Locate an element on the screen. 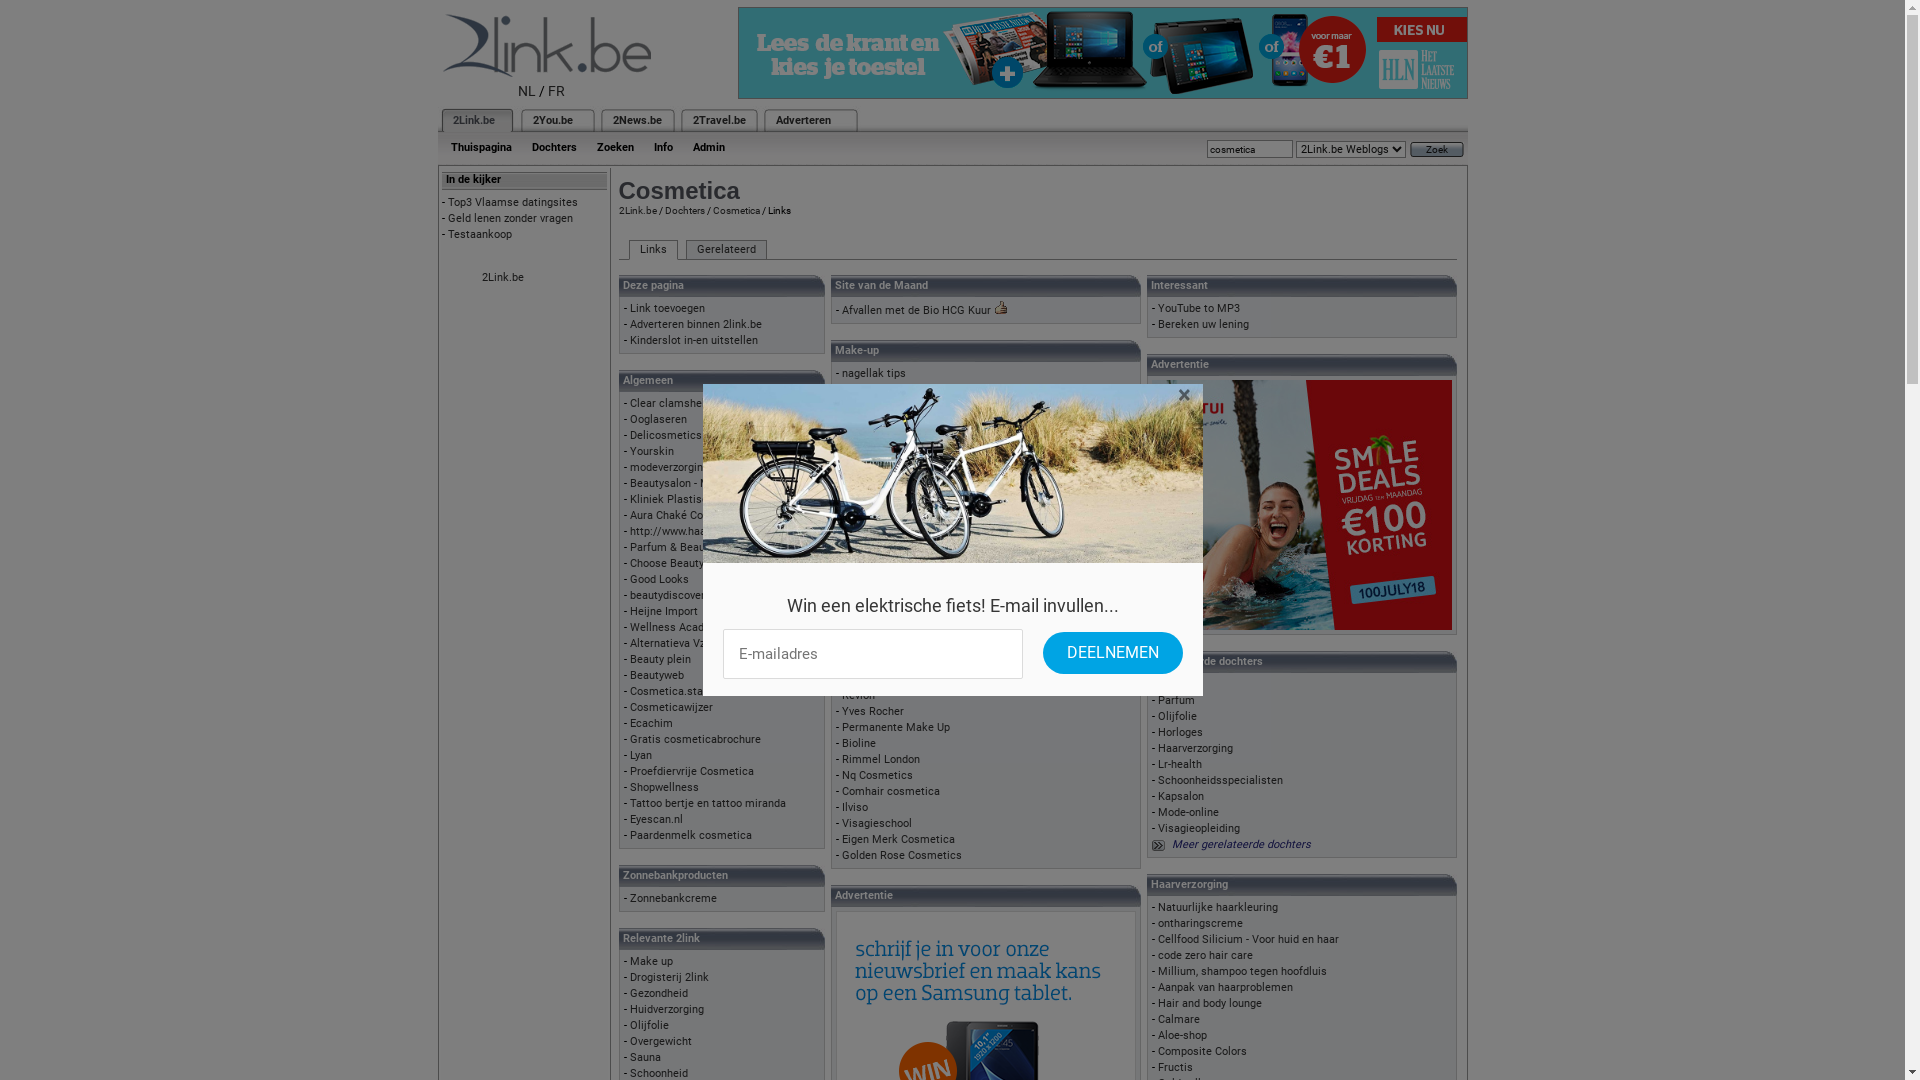  'NL' is located at coordinates (527, 91).